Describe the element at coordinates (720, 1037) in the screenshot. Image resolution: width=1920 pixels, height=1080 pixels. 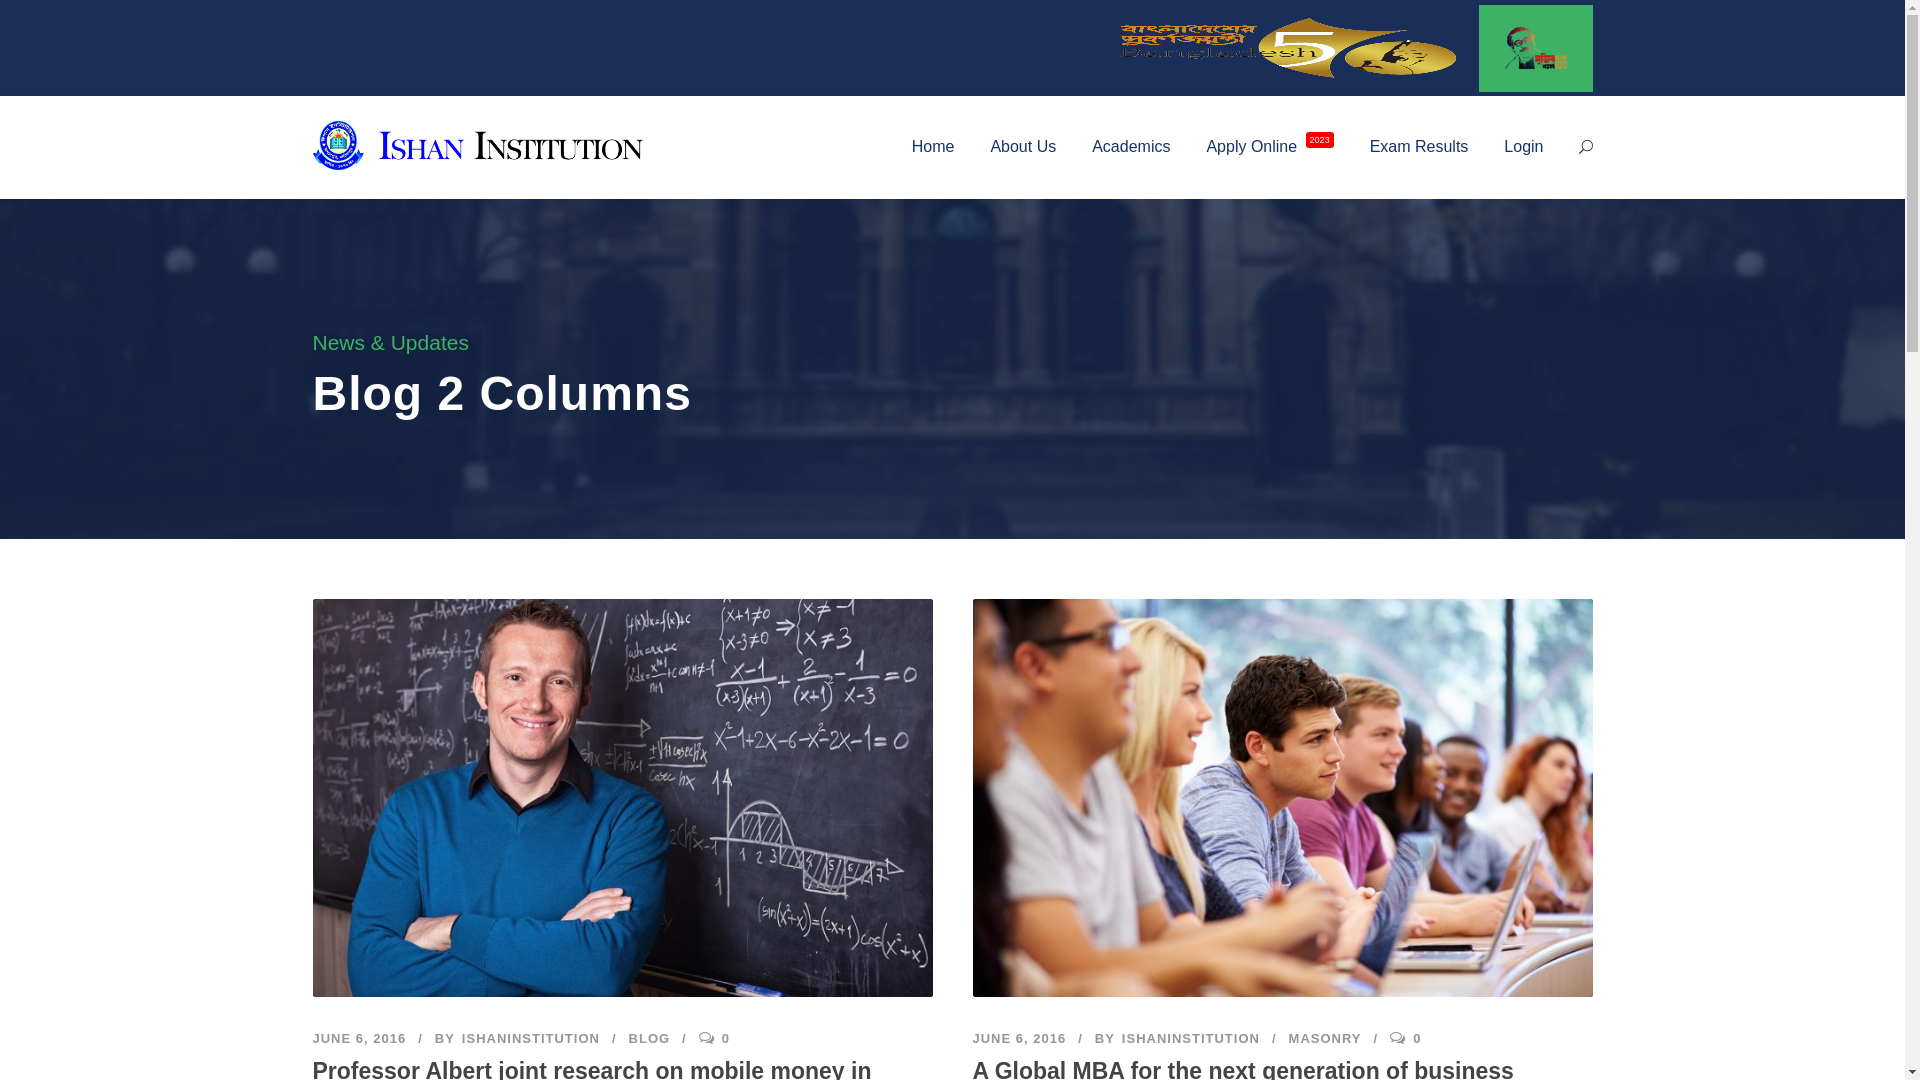
I see `'0'` at that location.